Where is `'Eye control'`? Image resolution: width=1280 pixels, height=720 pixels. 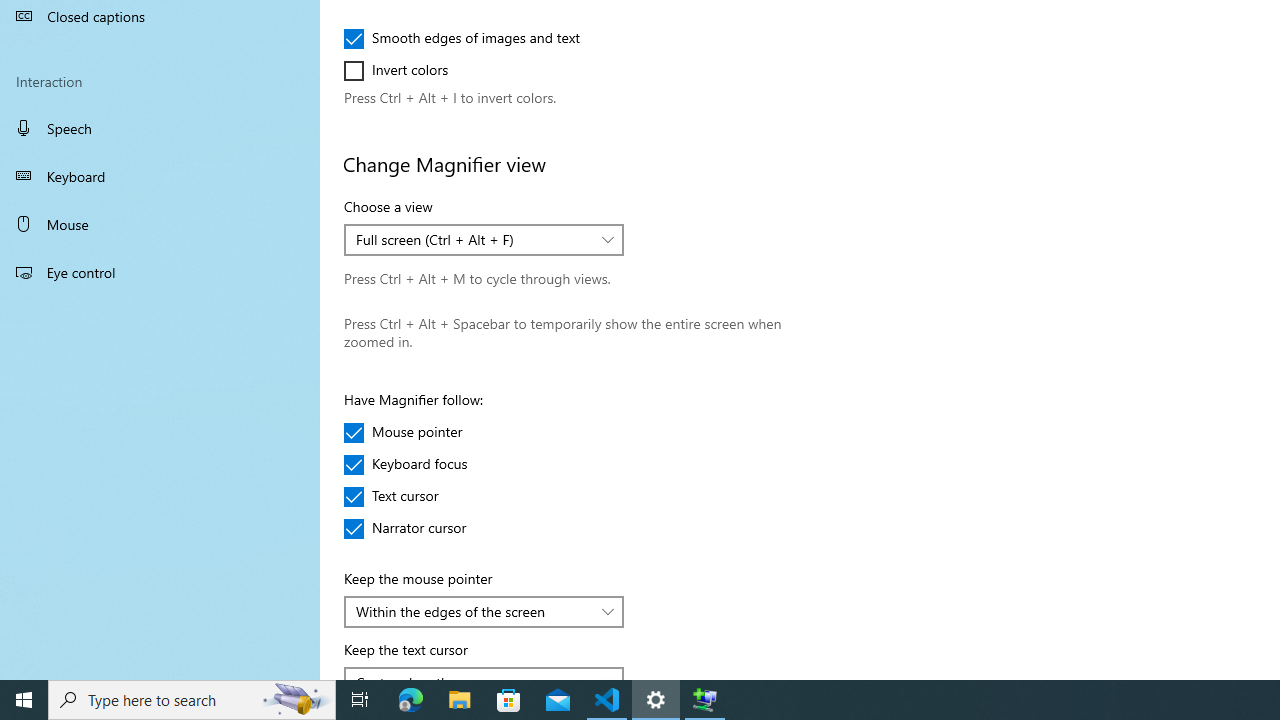 'Eye control' is located at coordinates (160, 271).